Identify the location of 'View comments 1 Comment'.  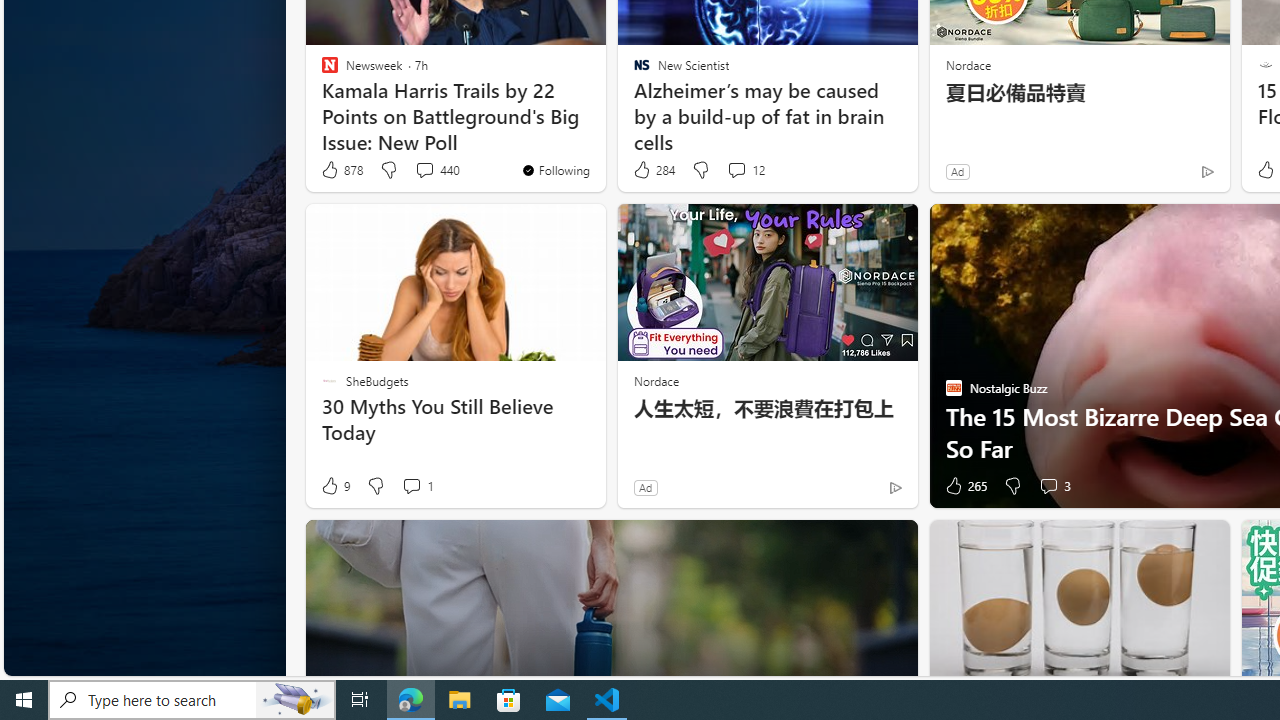
(410, 486).